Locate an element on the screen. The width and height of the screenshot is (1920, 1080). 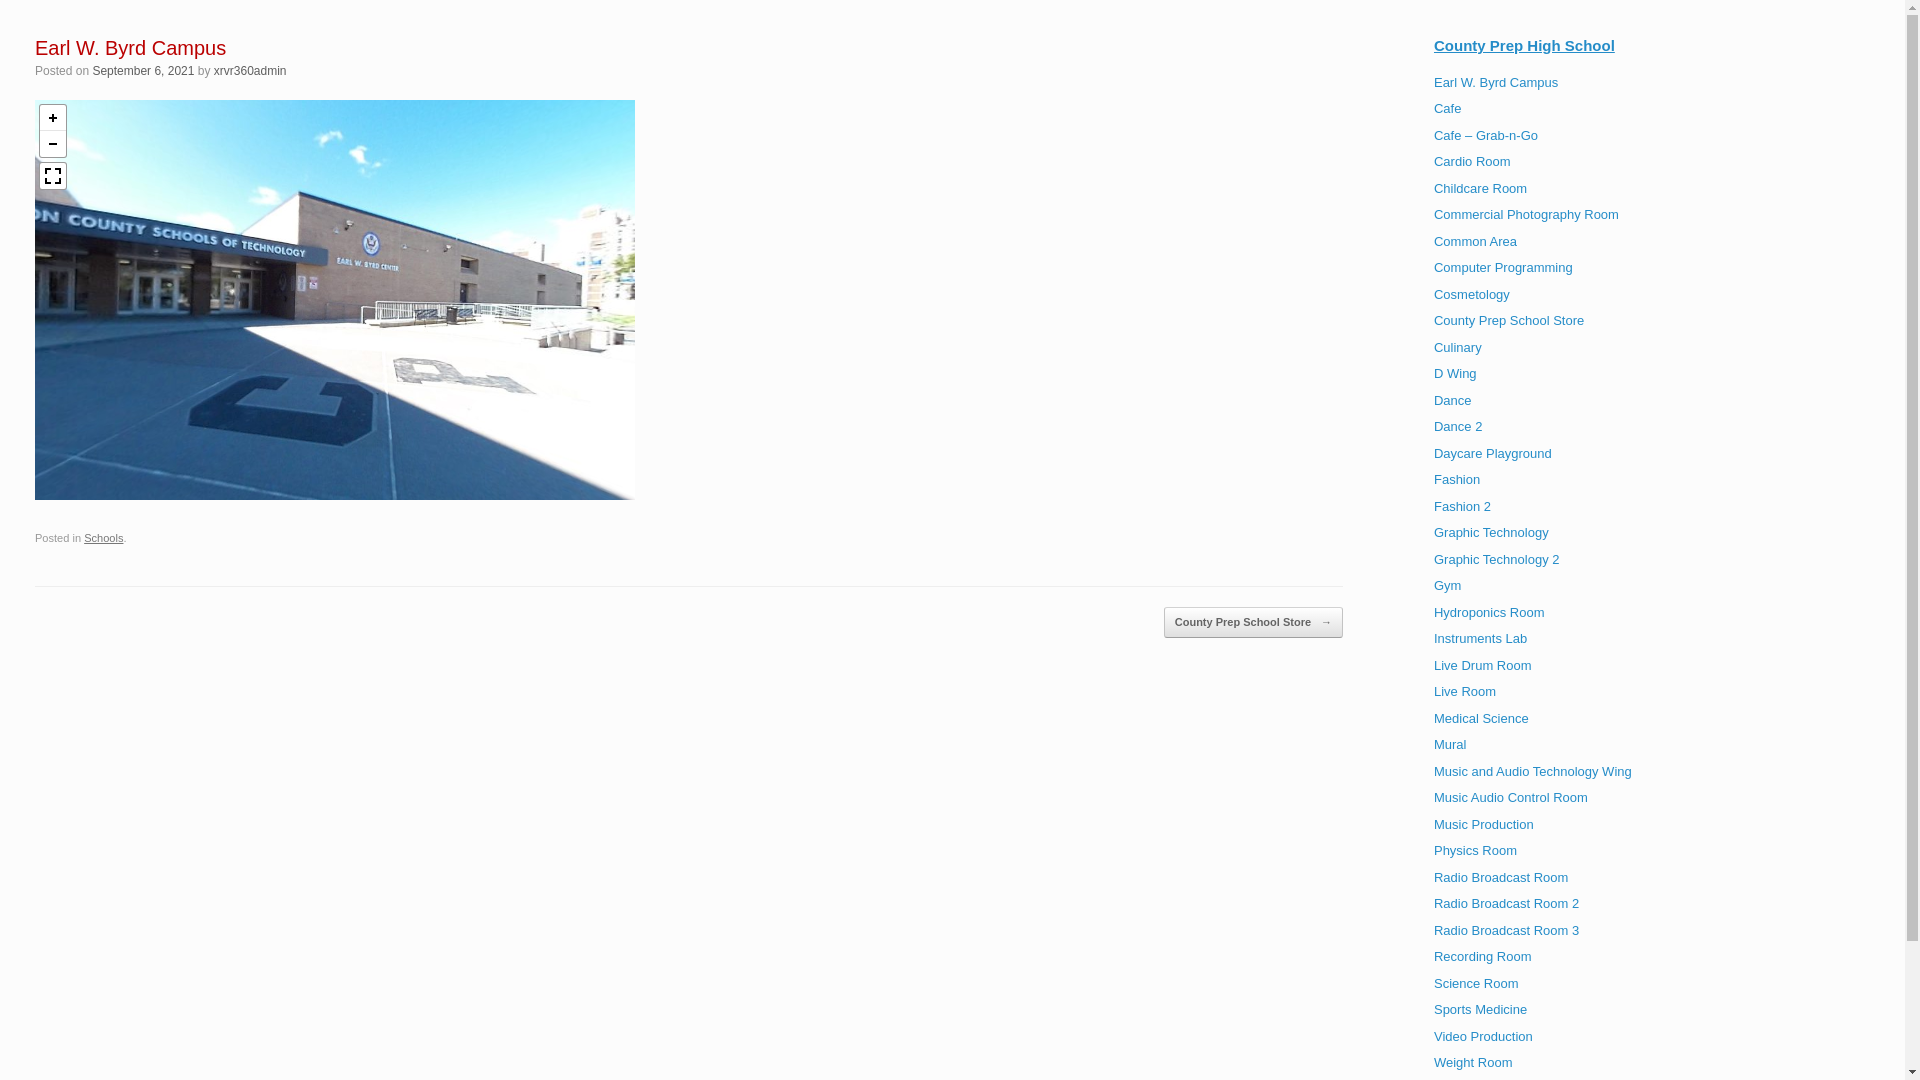
'Cafe' is located at coordinates (1447, 108).